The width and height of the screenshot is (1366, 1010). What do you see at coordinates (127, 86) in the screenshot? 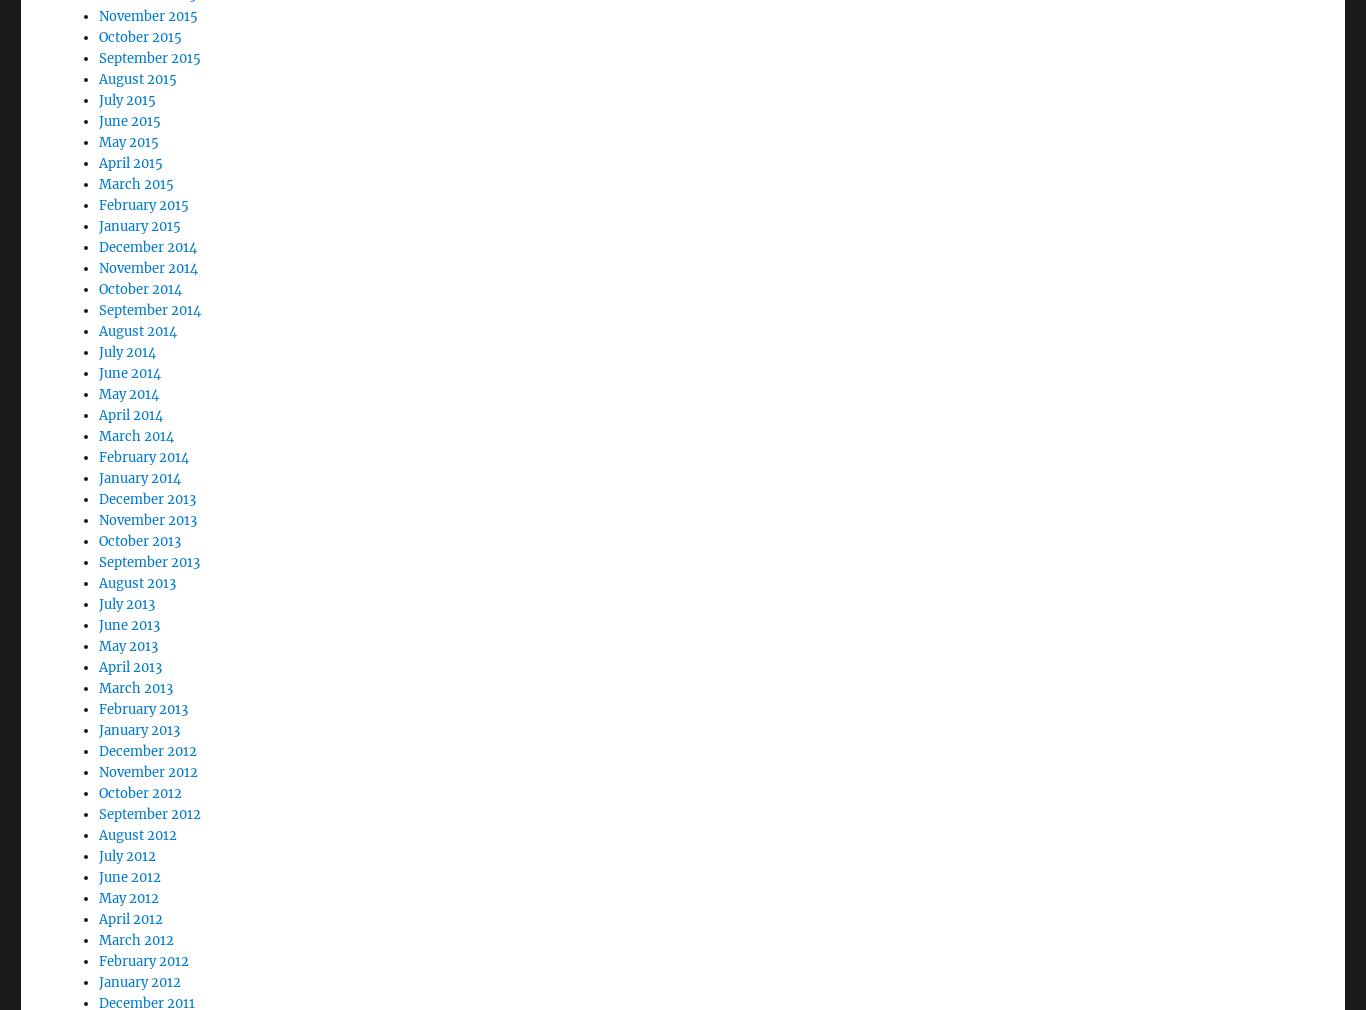
I see `'May 2015'` at bounding box center [127, 86].